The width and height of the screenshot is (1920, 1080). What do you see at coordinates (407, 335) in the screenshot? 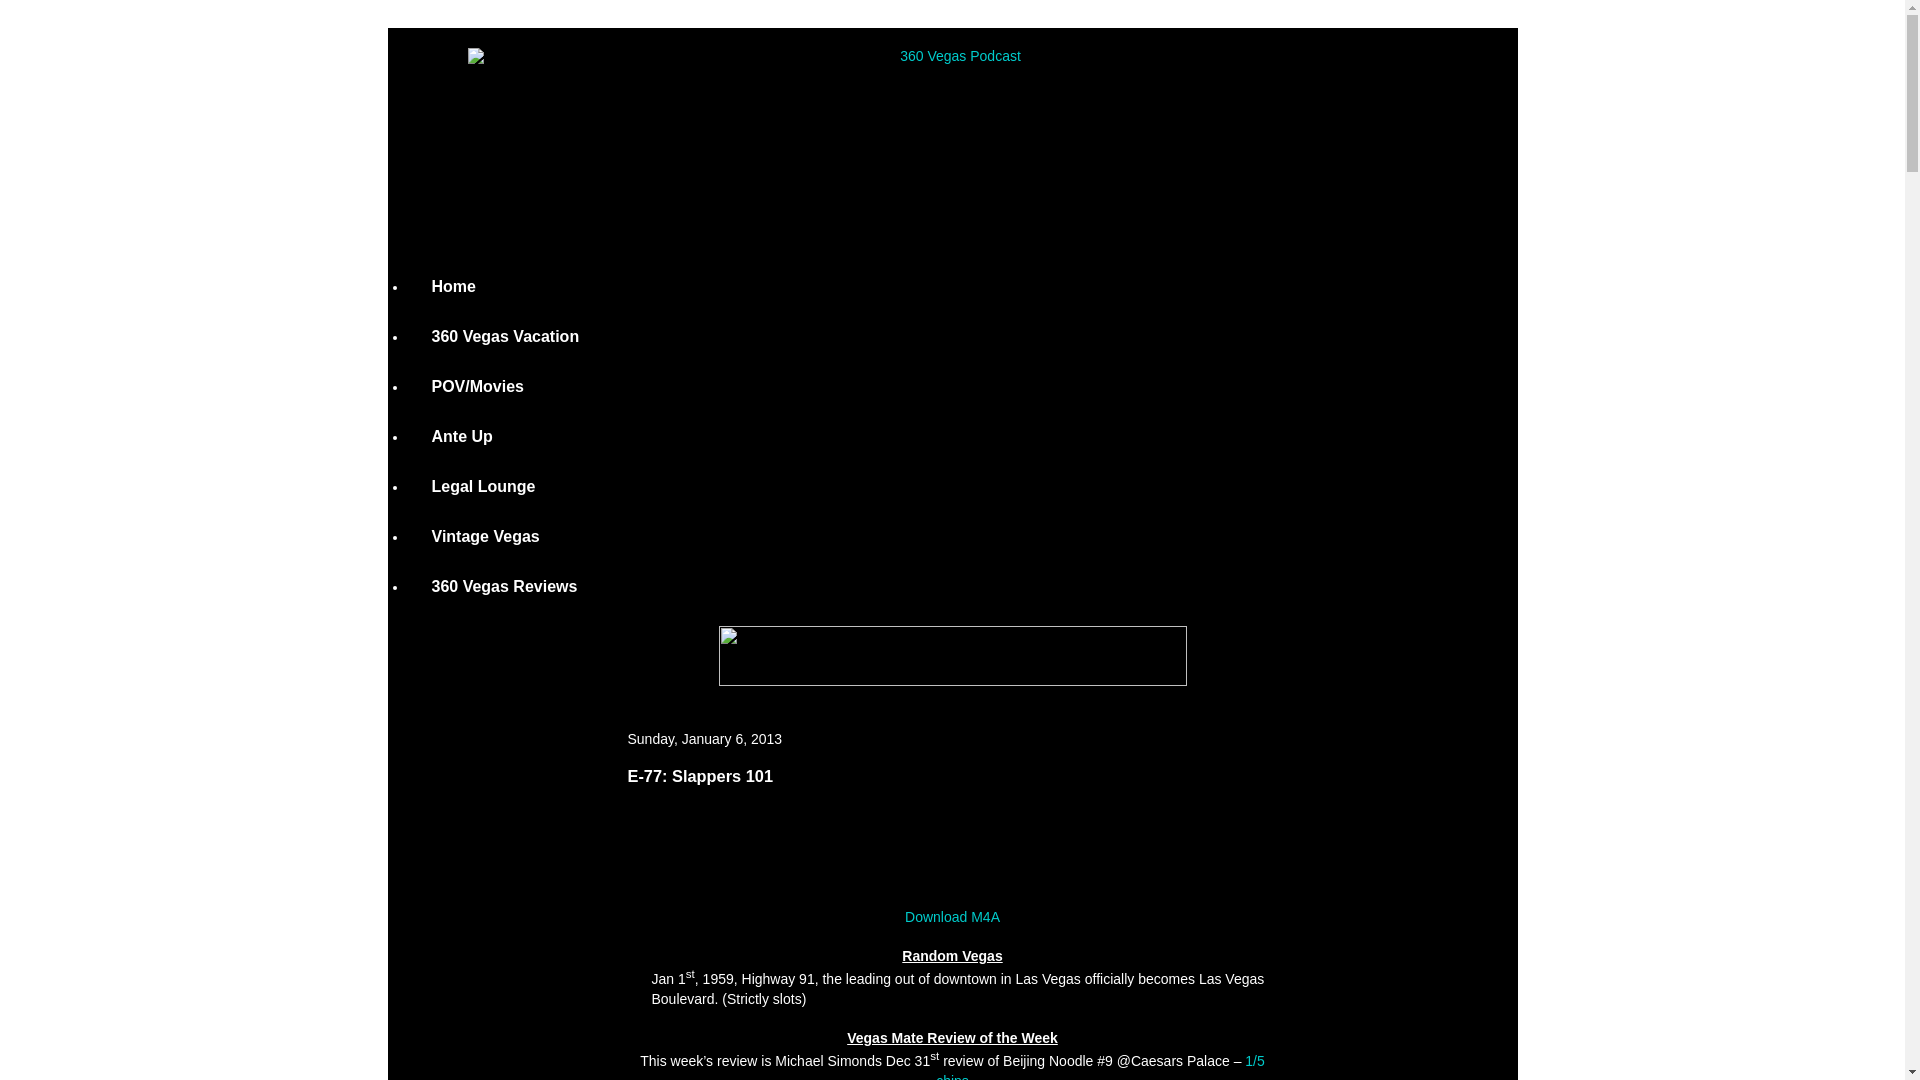
I see `'360 Vegas Vacation'` at bounding box center [407, 335].